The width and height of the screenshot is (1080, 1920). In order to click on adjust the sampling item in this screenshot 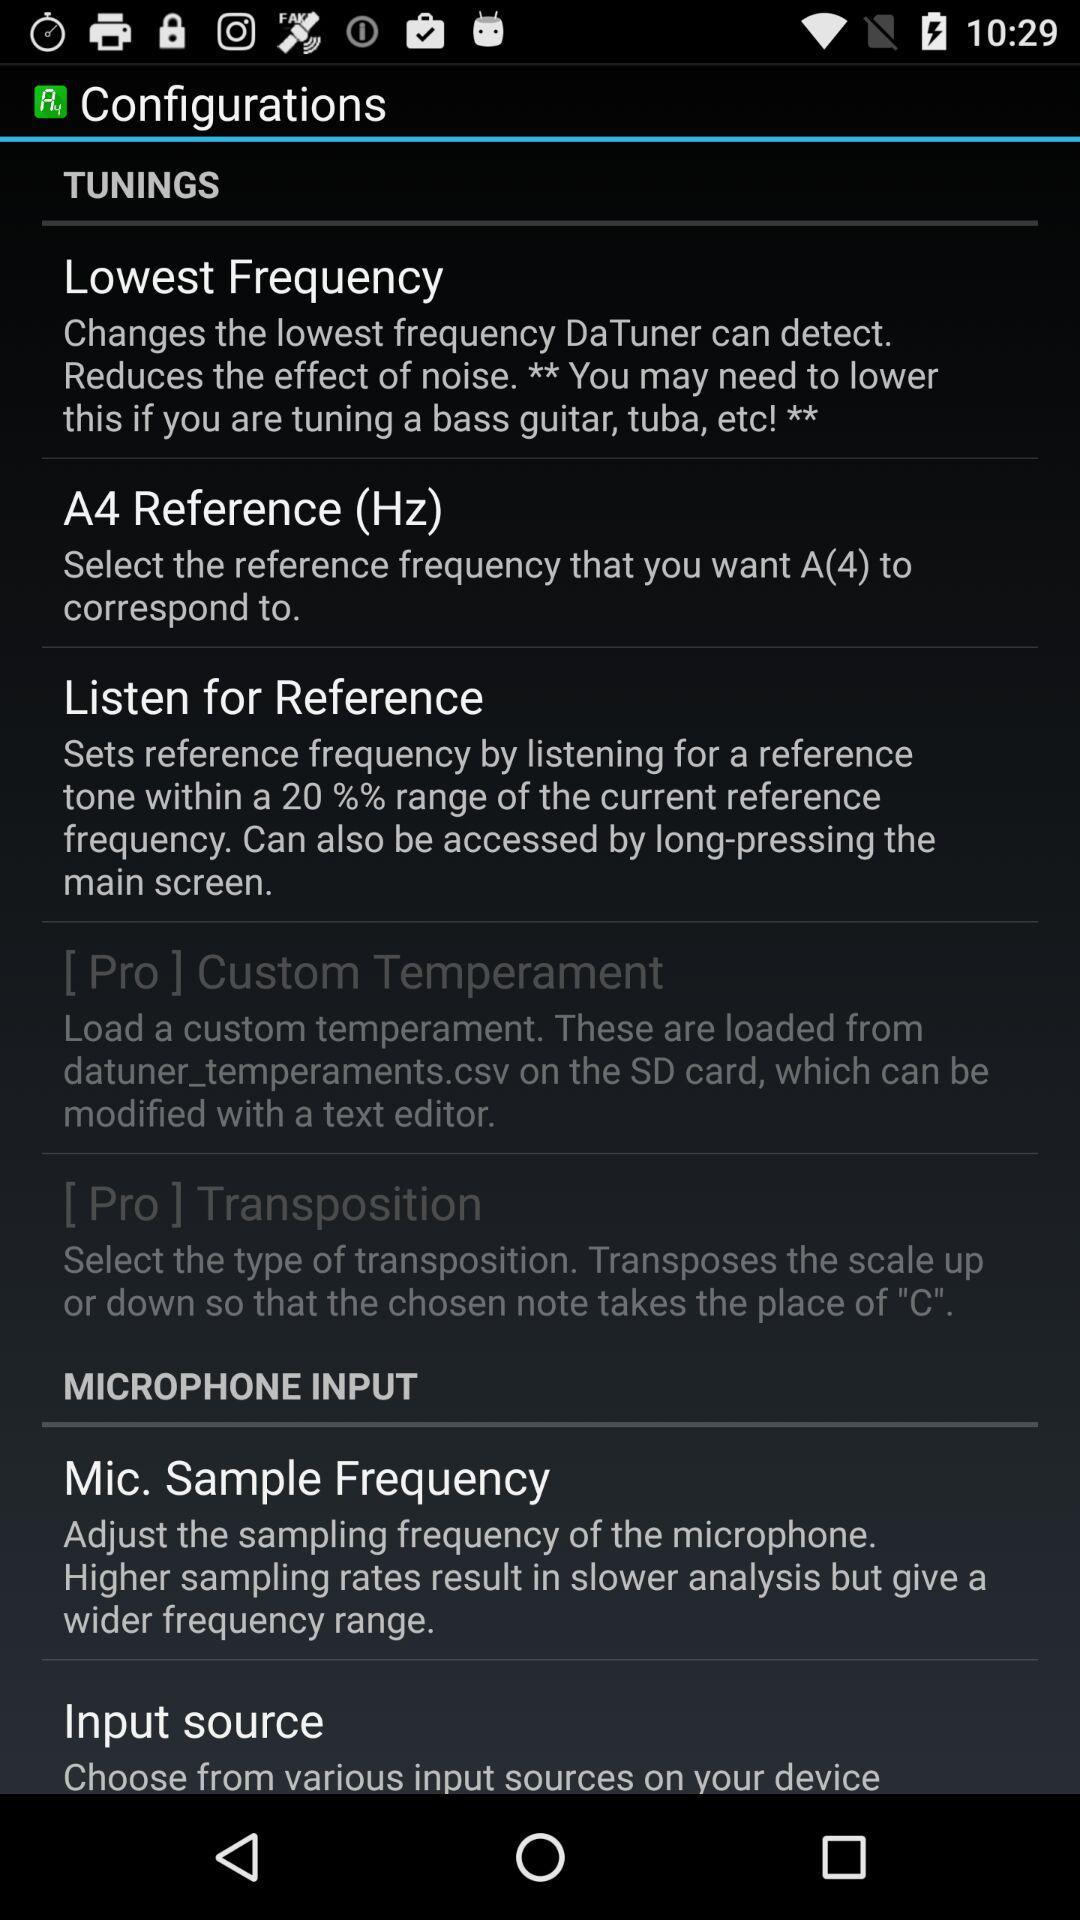, I will do `click(525, 1574)`.